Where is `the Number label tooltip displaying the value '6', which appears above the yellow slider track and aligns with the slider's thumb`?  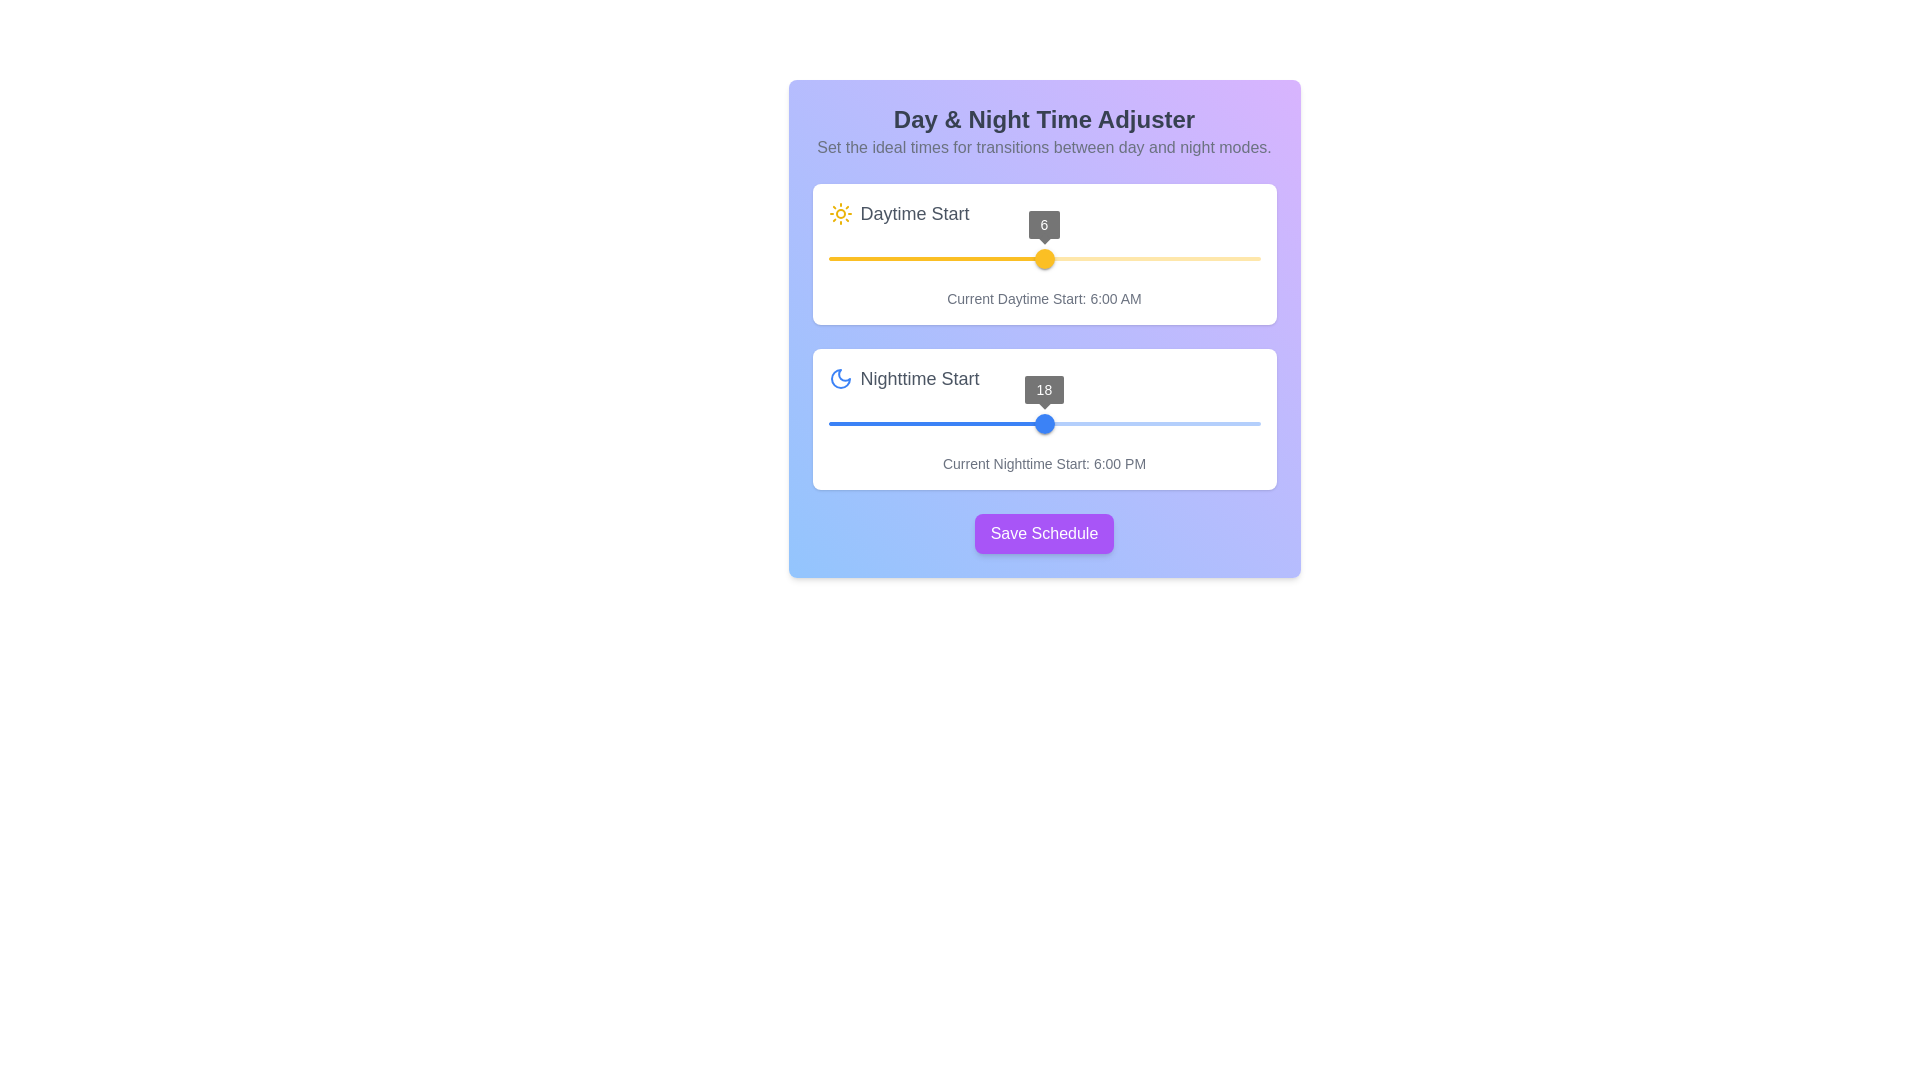
the Number label tooltip displaying the value '6', which appears above the yellow slider track and aligns with the slider's thumb is located at coordinates (1043, 224).